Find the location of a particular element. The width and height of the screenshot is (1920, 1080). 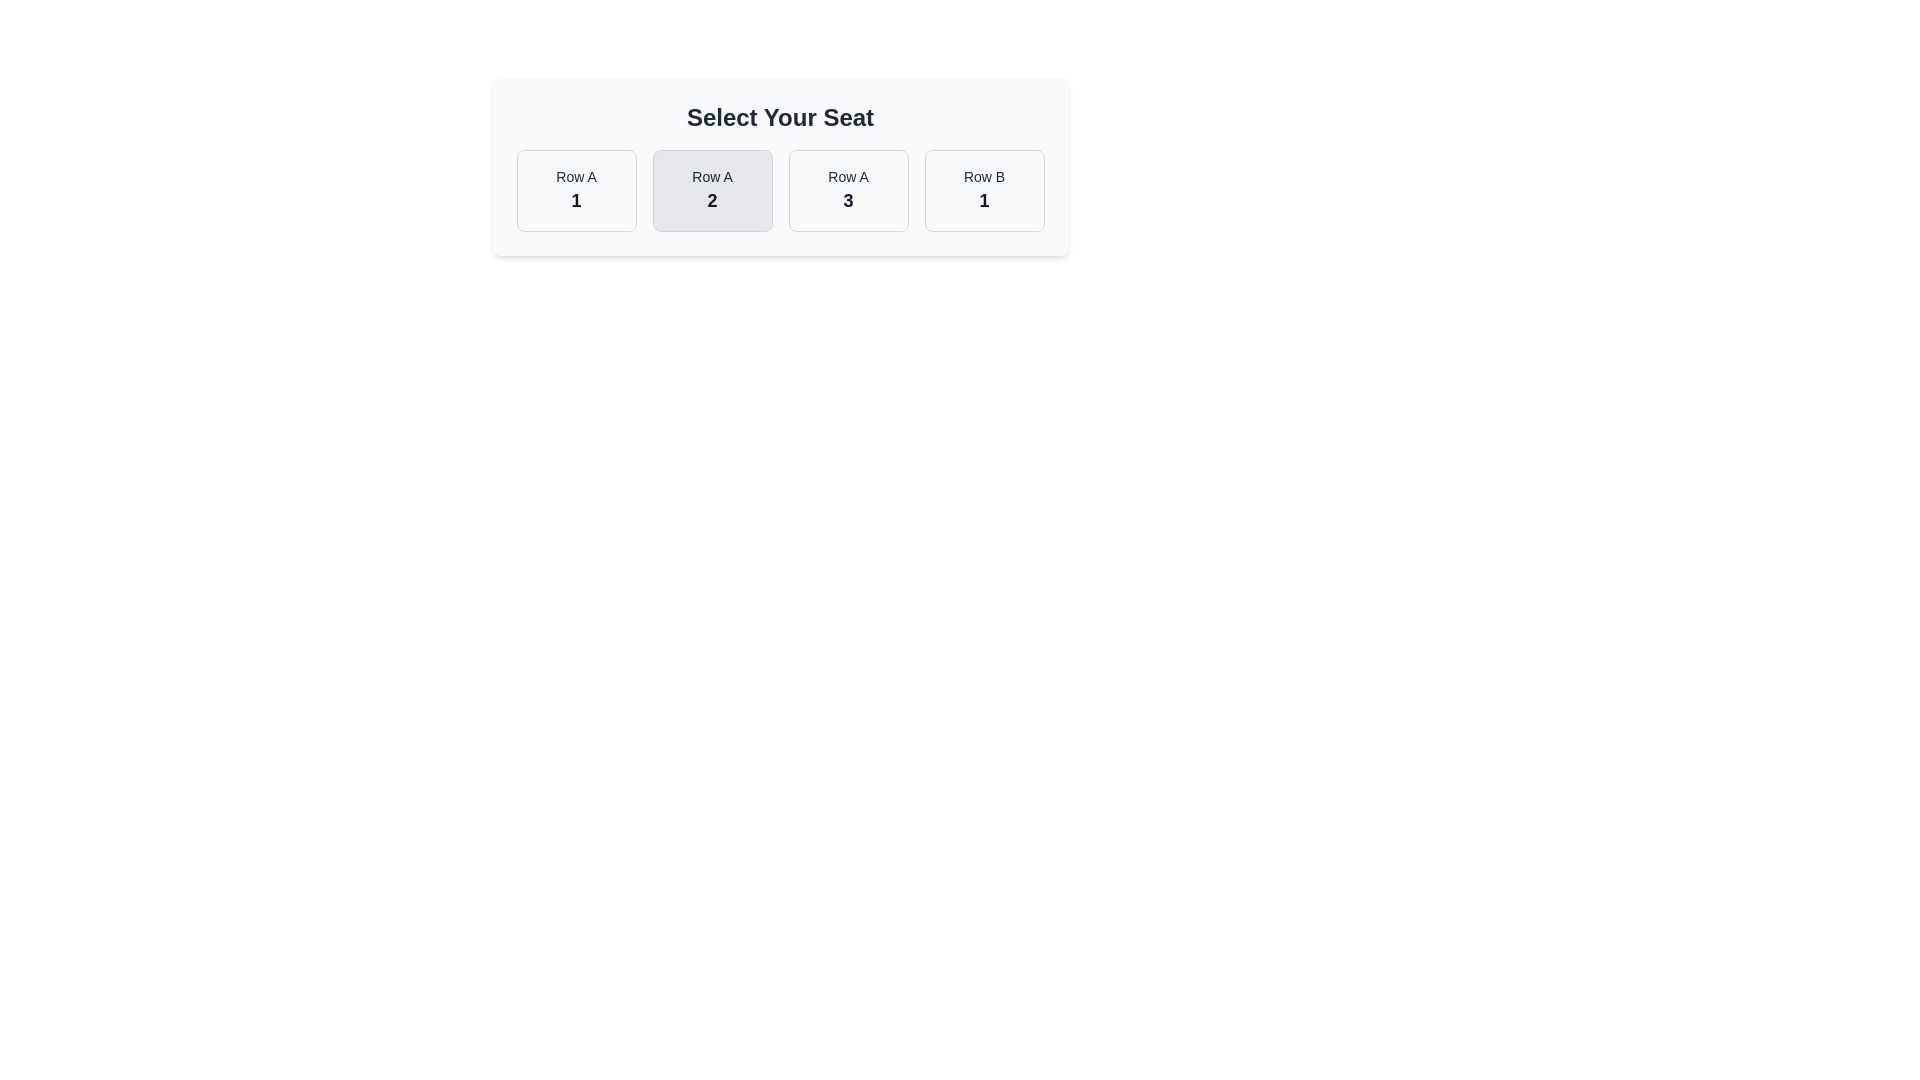

the label indicating 'Row A' which is part of the button-like component labeled 'Row A2' in the horizontal list of choices is located at coordinates (712, 176).